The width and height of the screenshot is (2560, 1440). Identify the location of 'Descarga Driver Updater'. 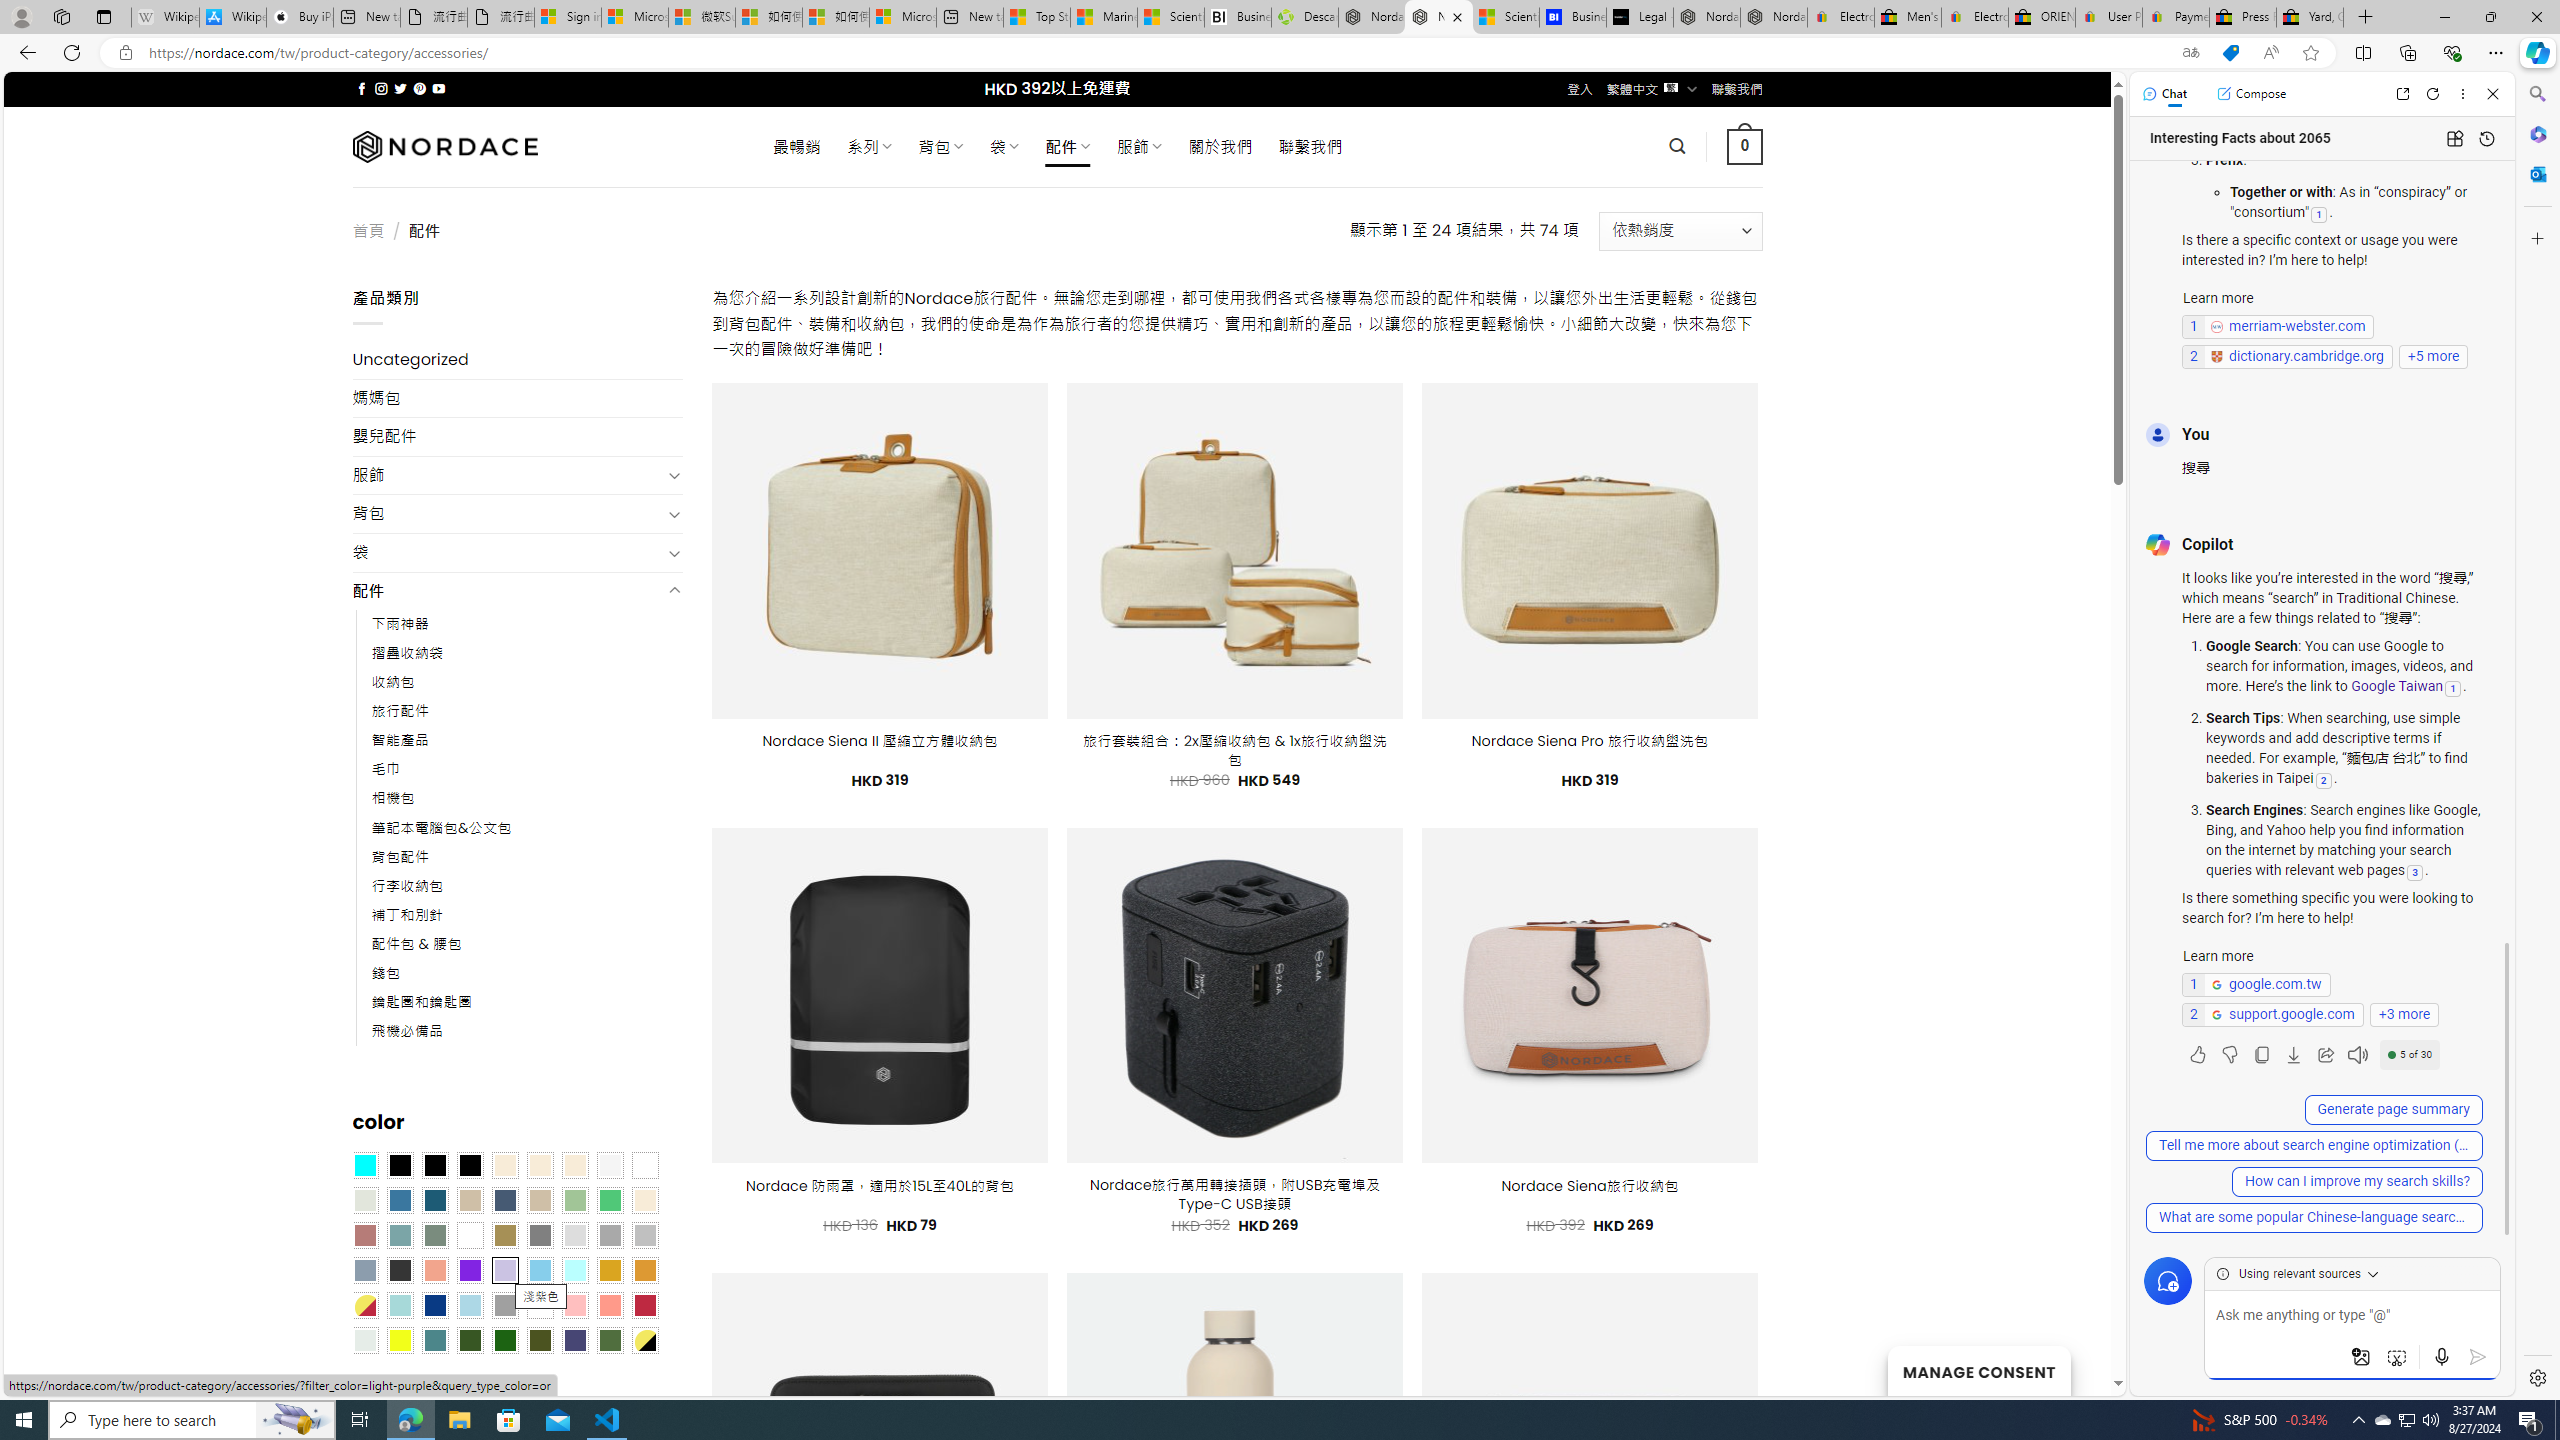
(1304, 16).